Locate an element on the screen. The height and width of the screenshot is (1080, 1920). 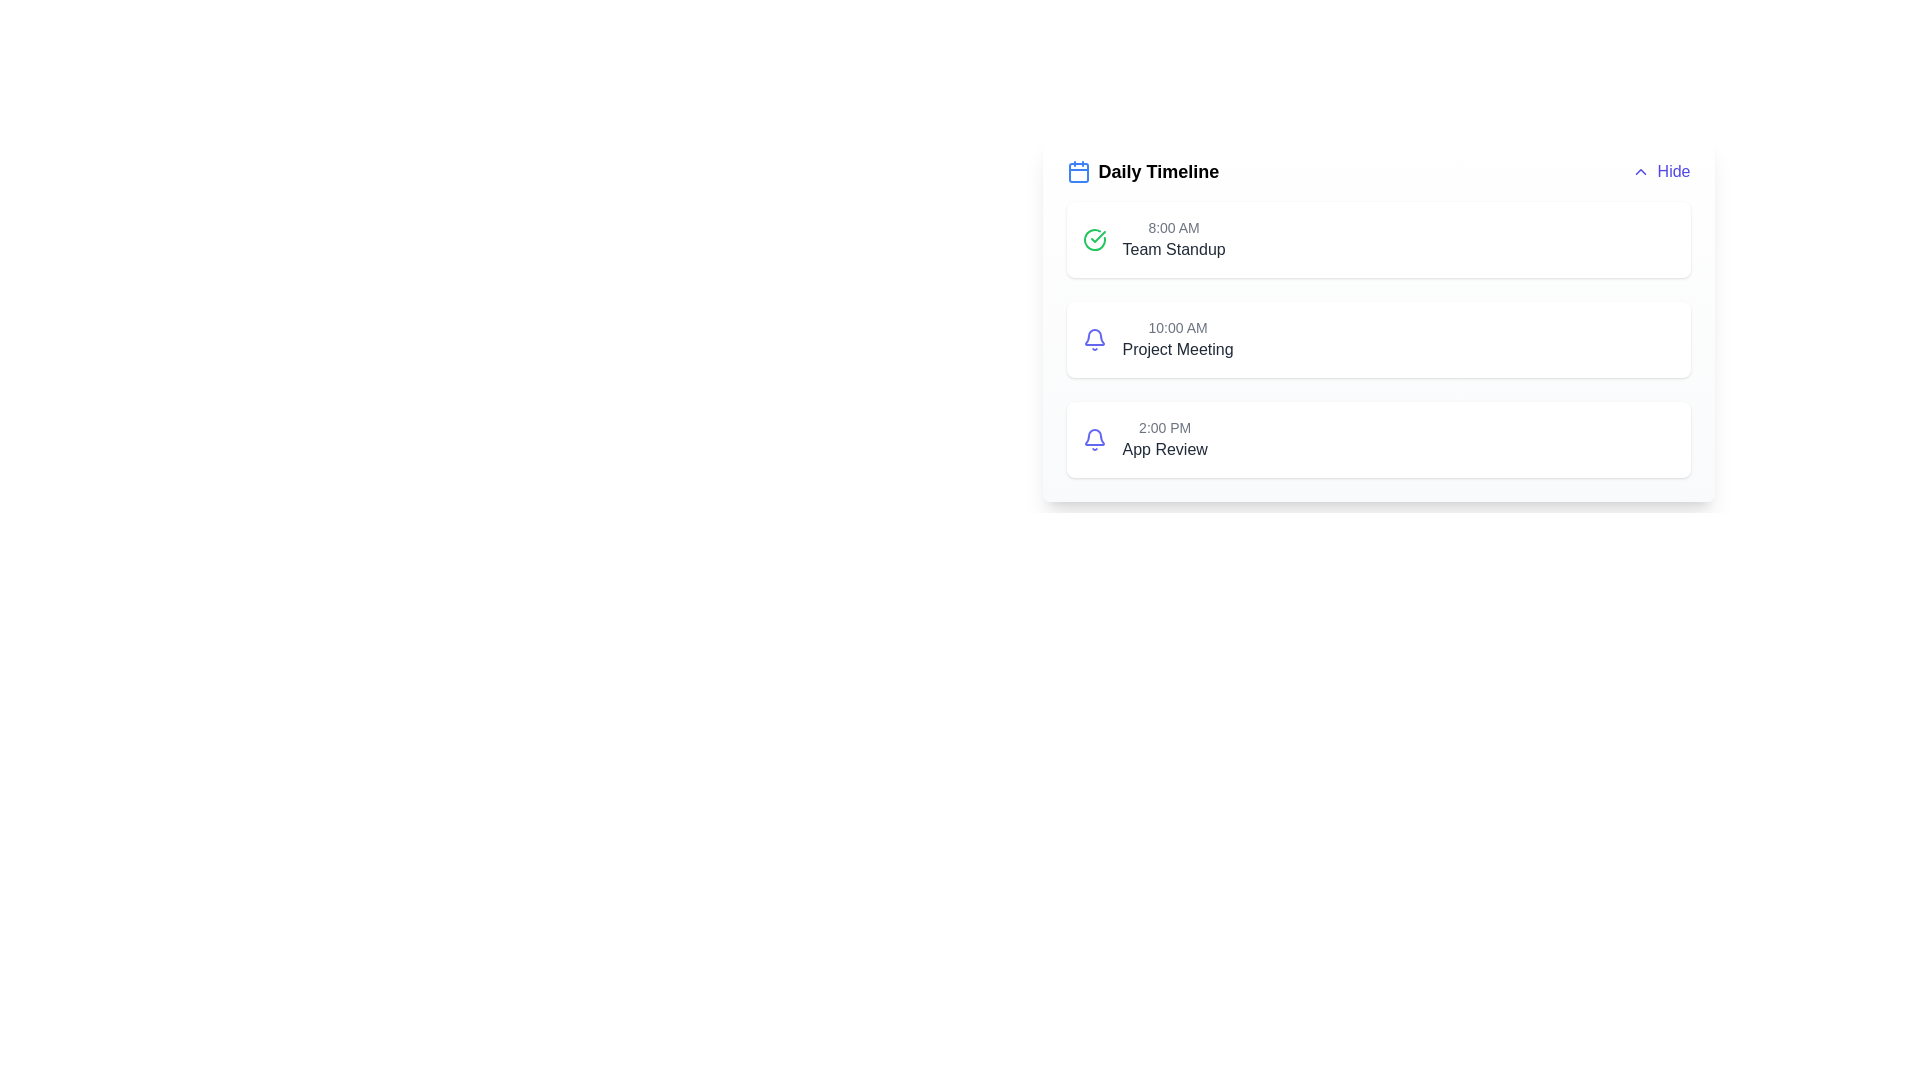
the third Text Label in the timeline UI displaying '2:00 PM' and 'App Review' is located at coordinates (1165, 438).